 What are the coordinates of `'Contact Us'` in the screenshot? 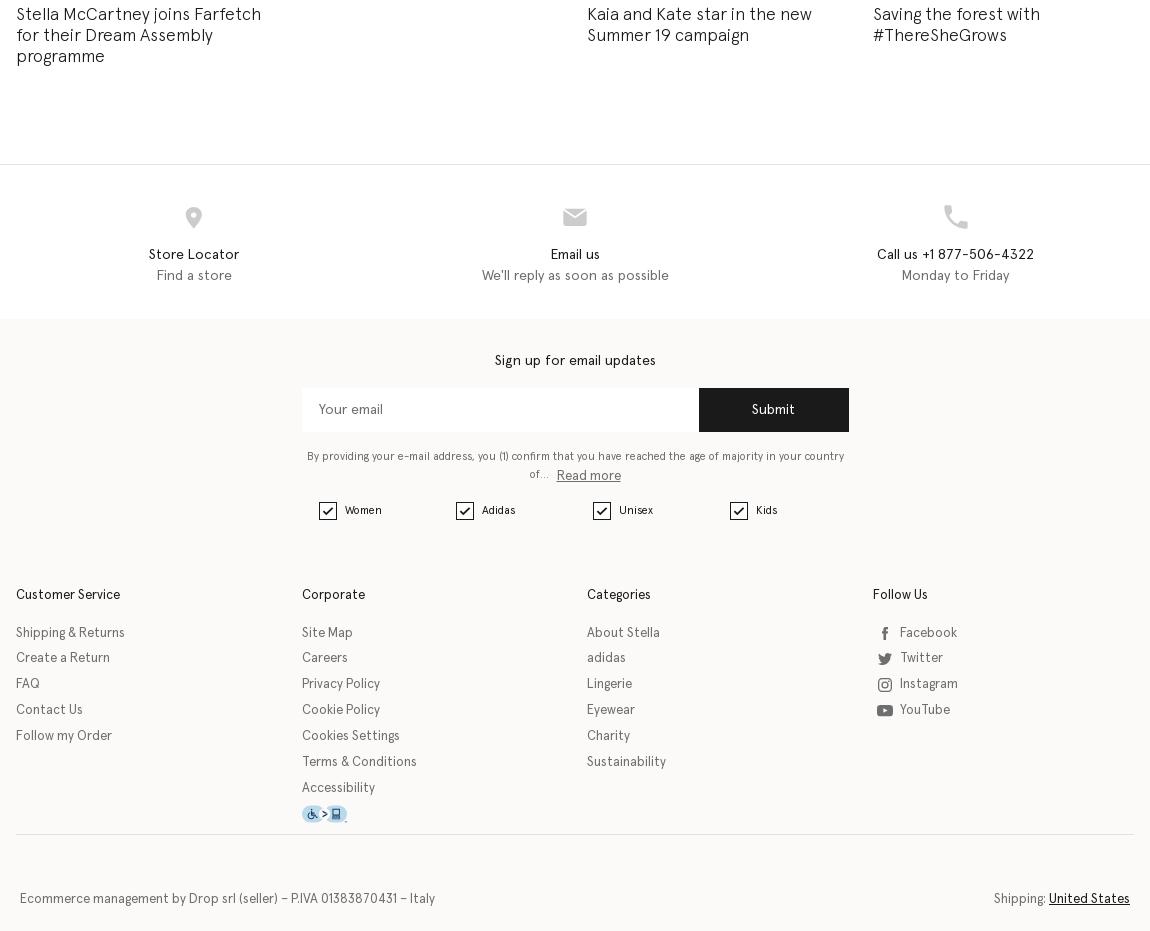 It's located at (48, 709).